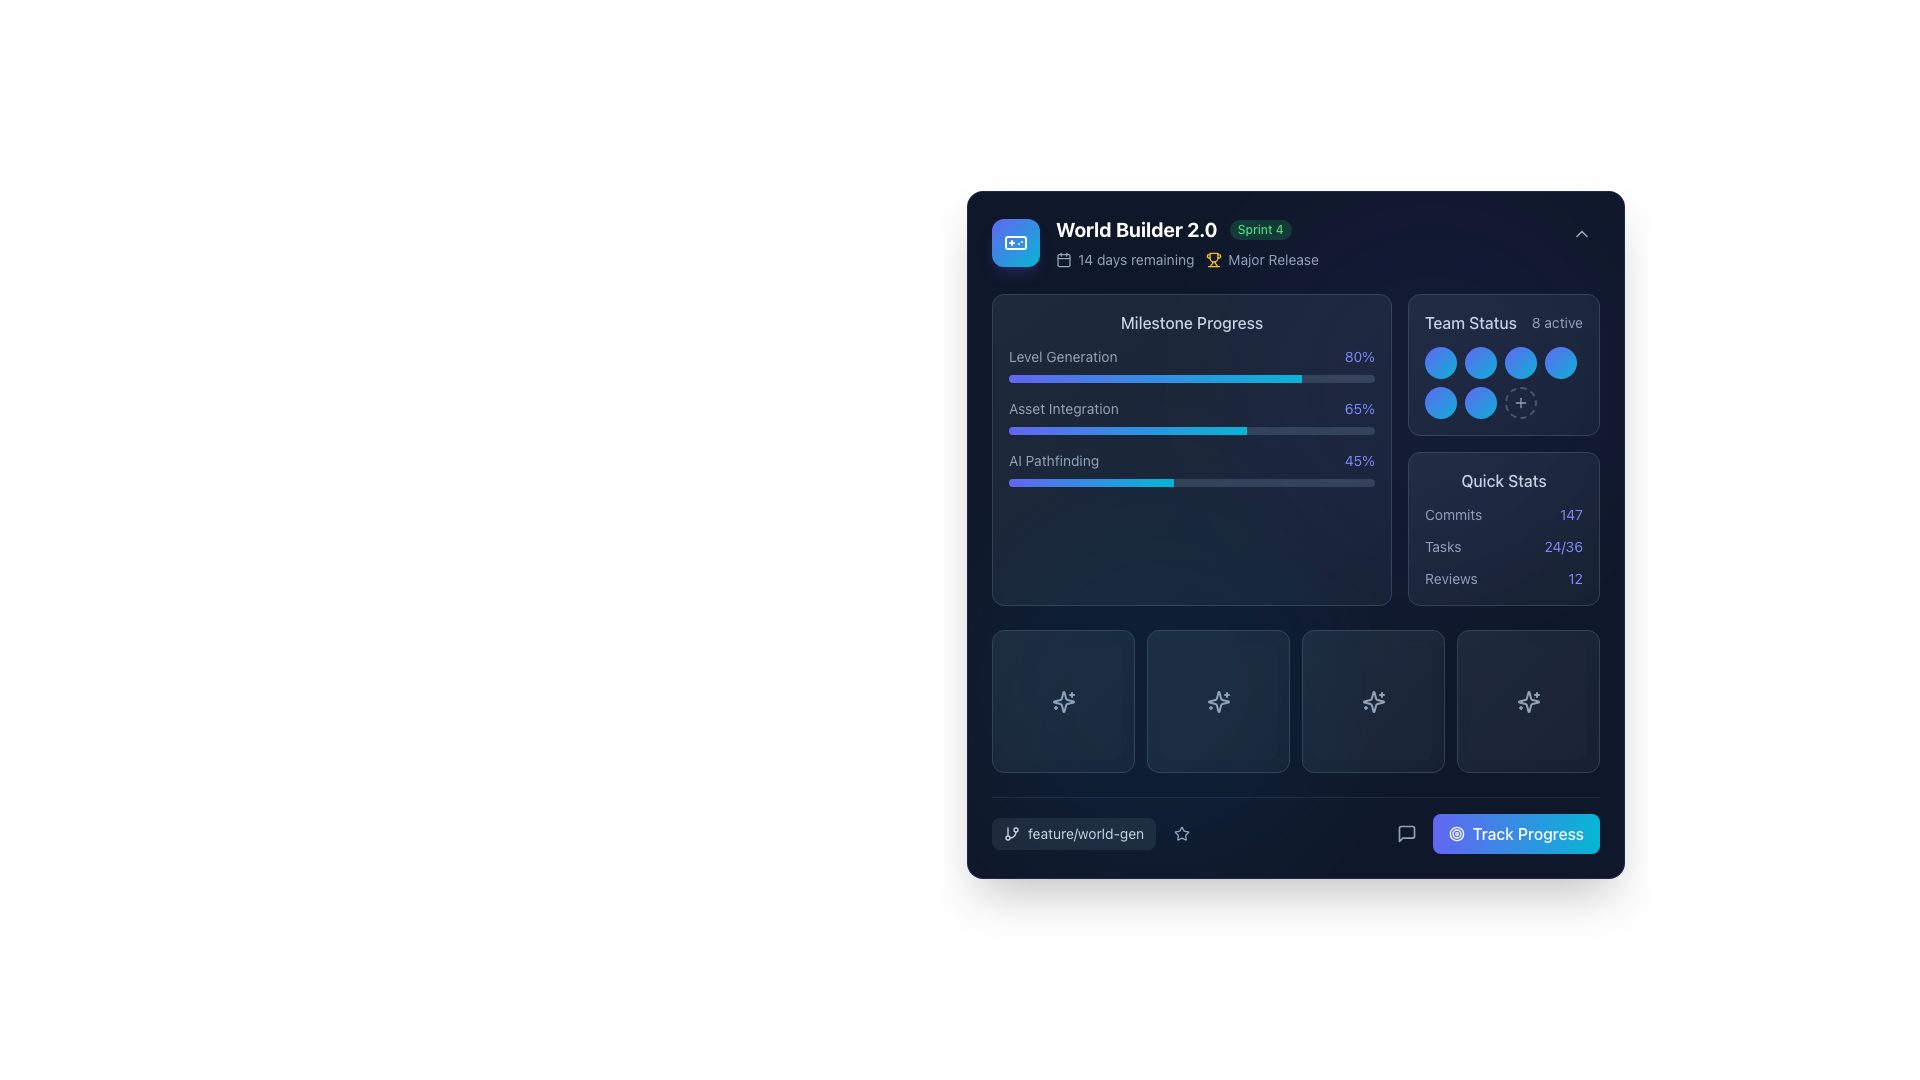 This screenshot has width=1920, height=1080. Describe the element at coordinates (1191, 378) in the screenshot. I see `the horizontal progress bar located in the 'Milestone Progress' section, directly under the 'Level Generation' text, which has a dark slate background and an indigo to cyan gradient progress indicator` at that location.